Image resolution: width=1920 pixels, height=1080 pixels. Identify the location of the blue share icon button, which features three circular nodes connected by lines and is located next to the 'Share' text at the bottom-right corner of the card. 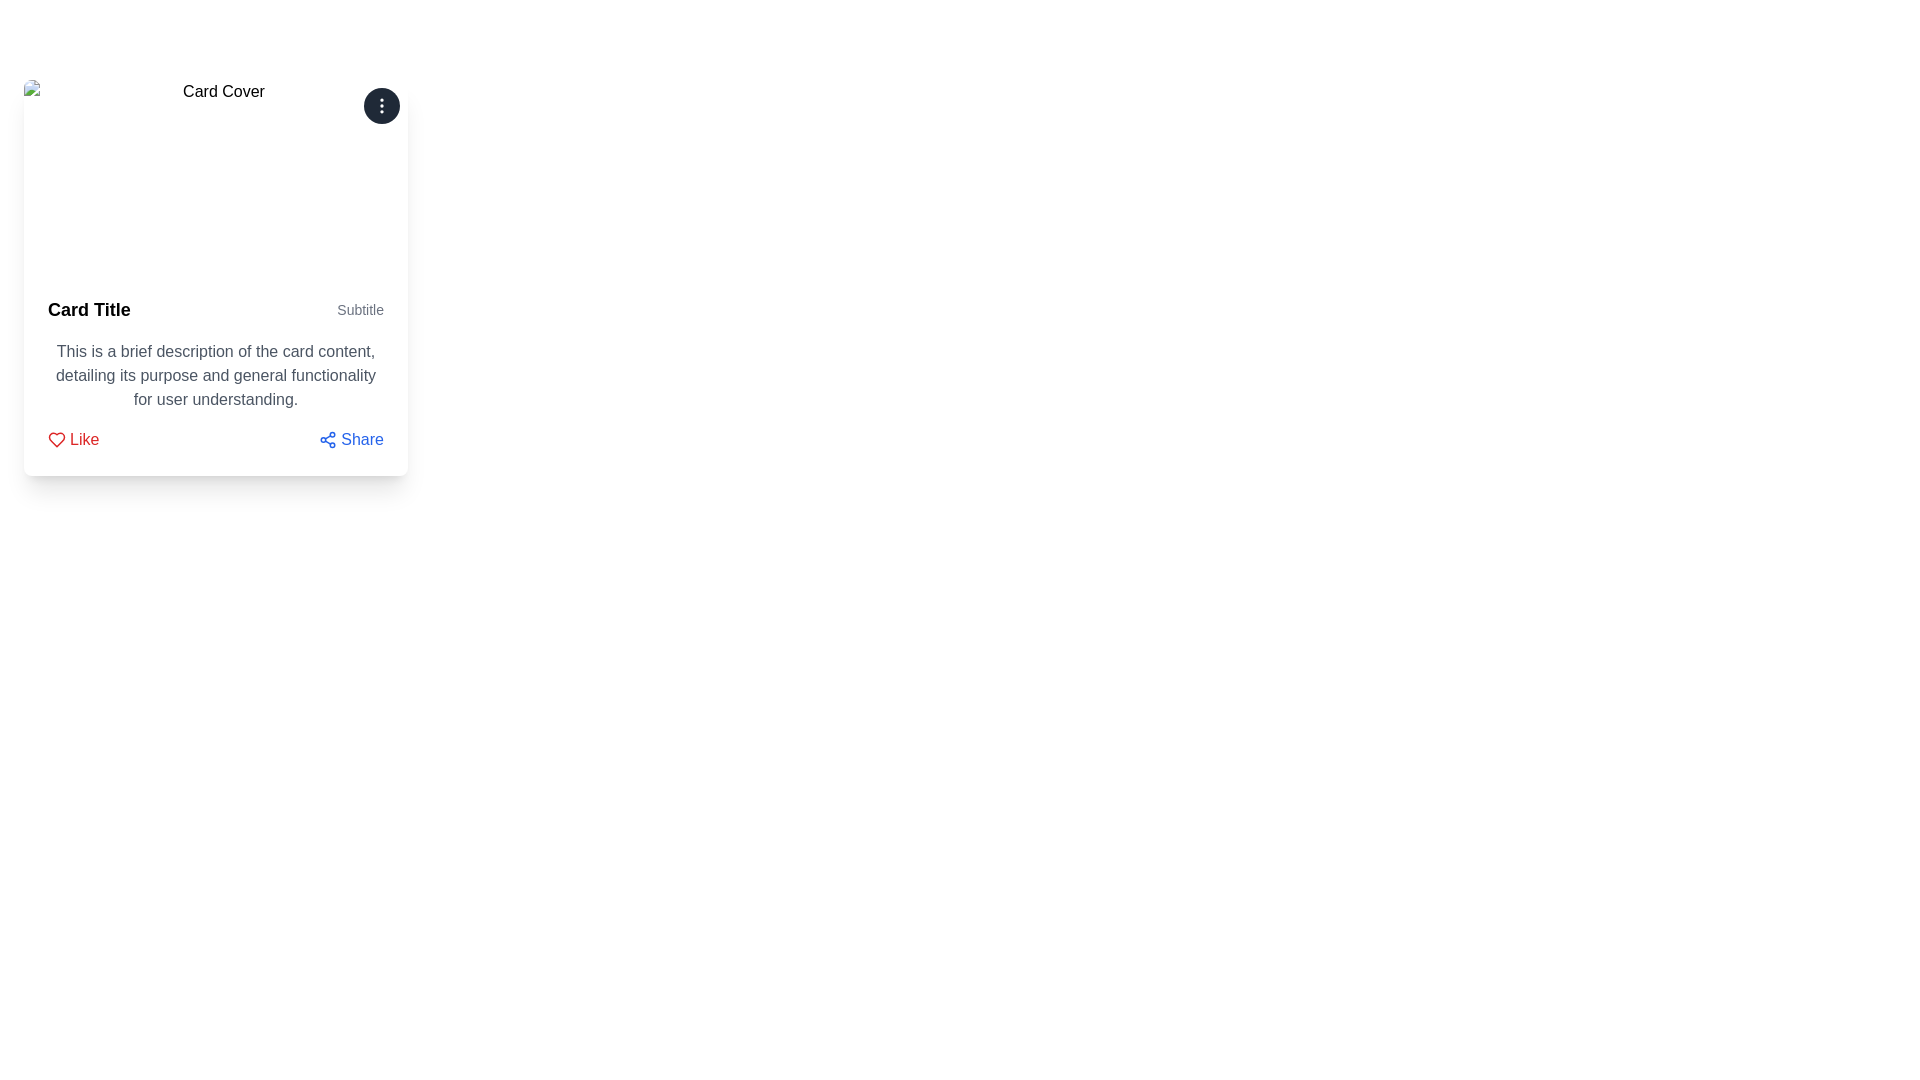
(328, 438).